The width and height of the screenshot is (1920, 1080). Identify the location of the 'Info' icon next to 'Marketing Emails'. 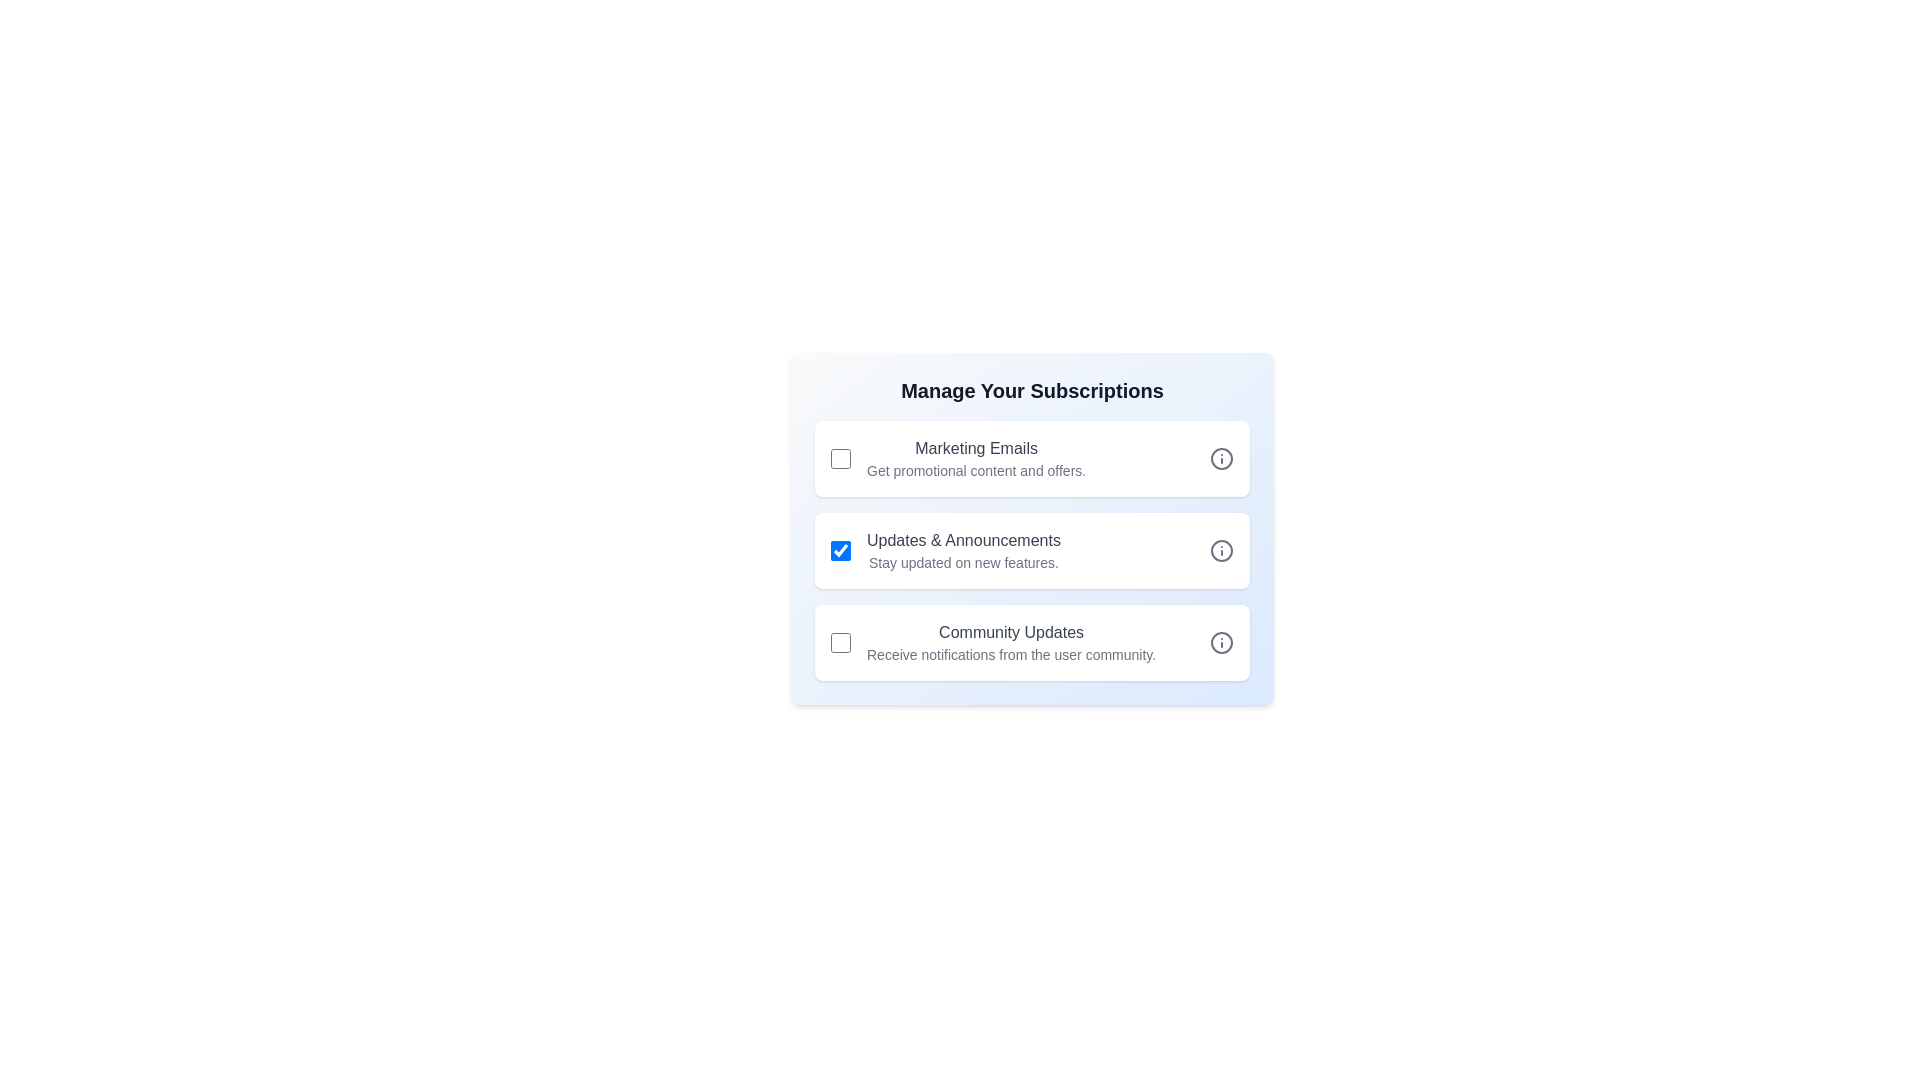
(1221, 459).